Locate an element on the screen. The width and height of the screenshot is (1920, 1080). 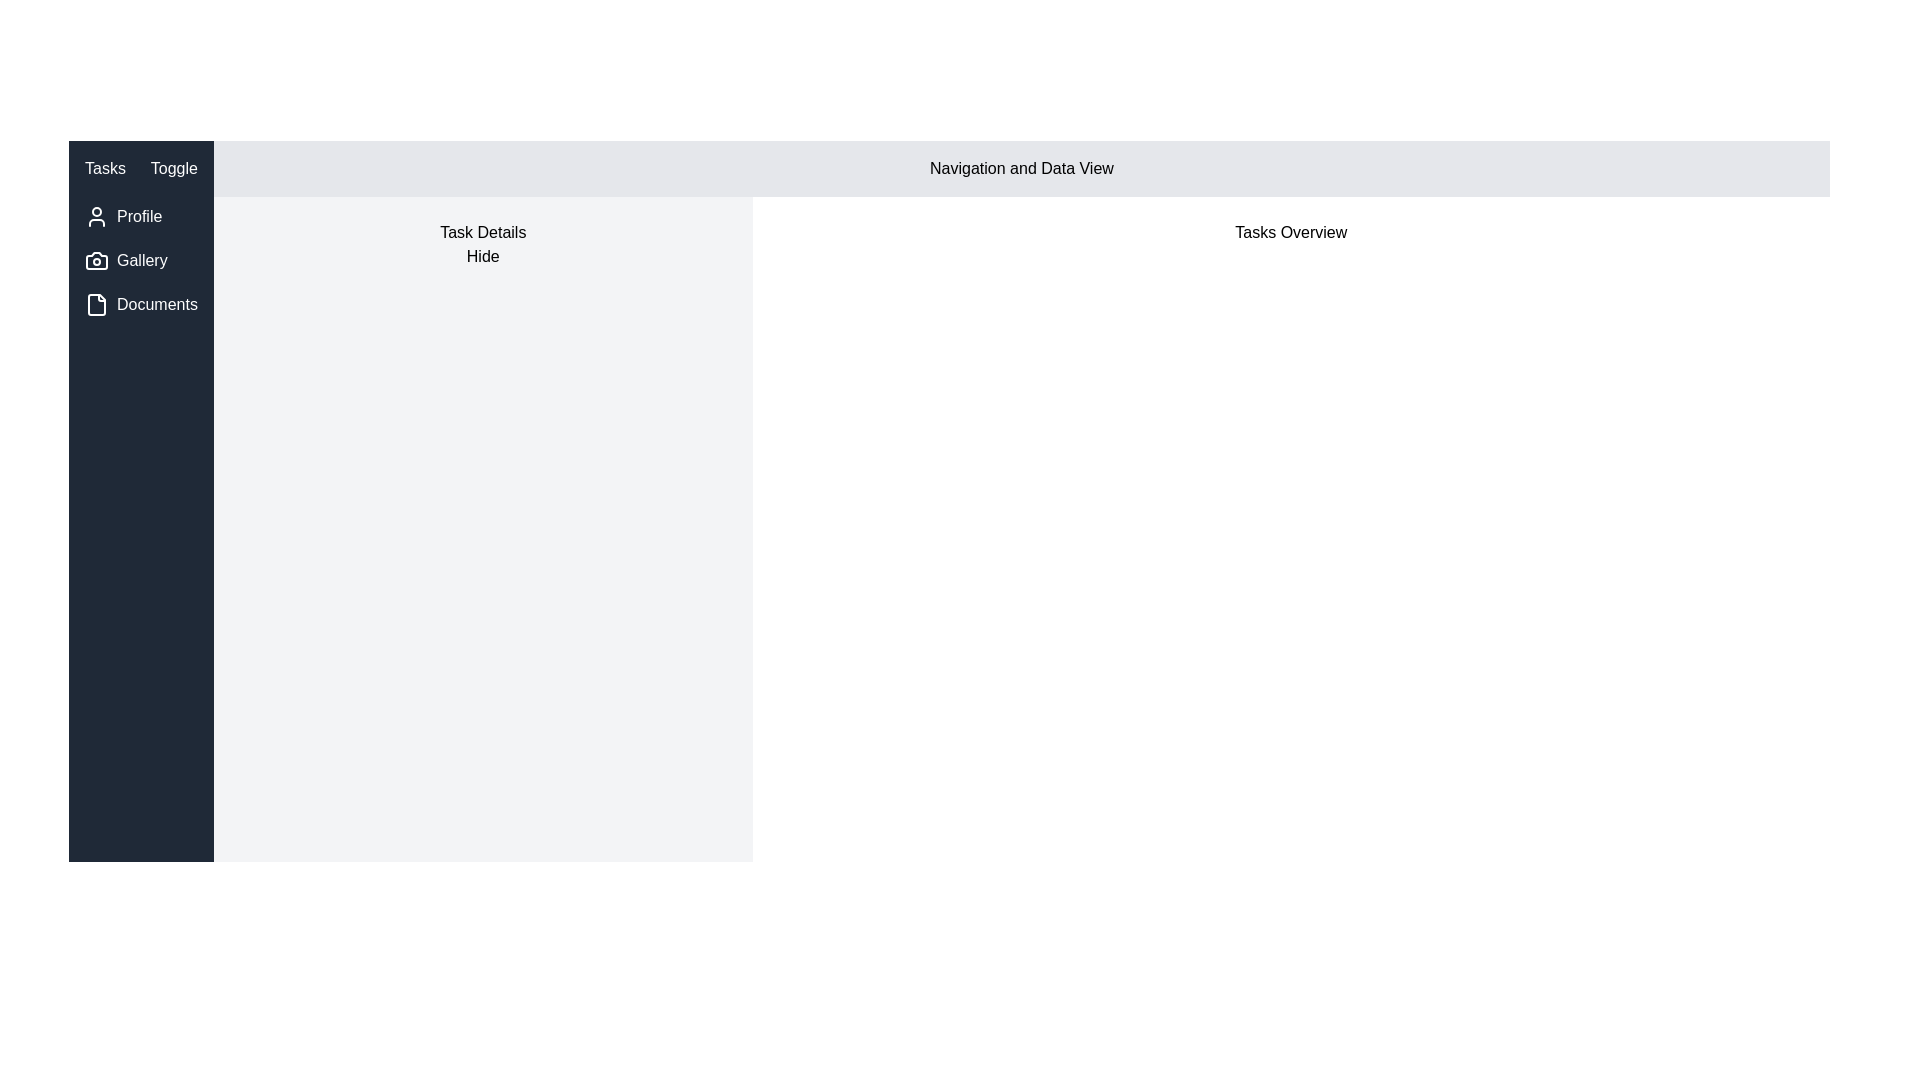
the Header element with a light gray background that contains the text 'Navigation and Data View' centered within it is located at coordinates (1022, 168).